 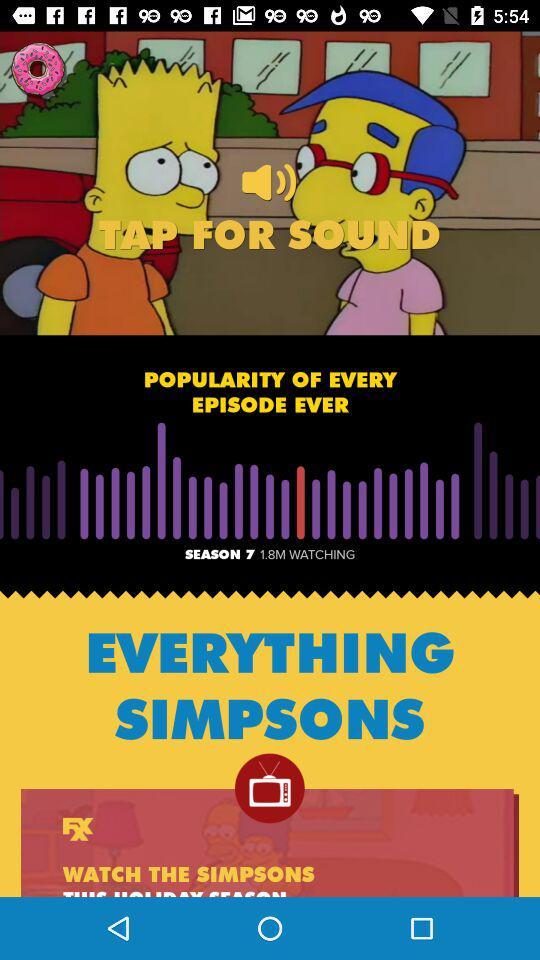 What do you see at coordinates (183, 591) in the screenshot?
I see `left side of 7` at bounding box center [183, 591].